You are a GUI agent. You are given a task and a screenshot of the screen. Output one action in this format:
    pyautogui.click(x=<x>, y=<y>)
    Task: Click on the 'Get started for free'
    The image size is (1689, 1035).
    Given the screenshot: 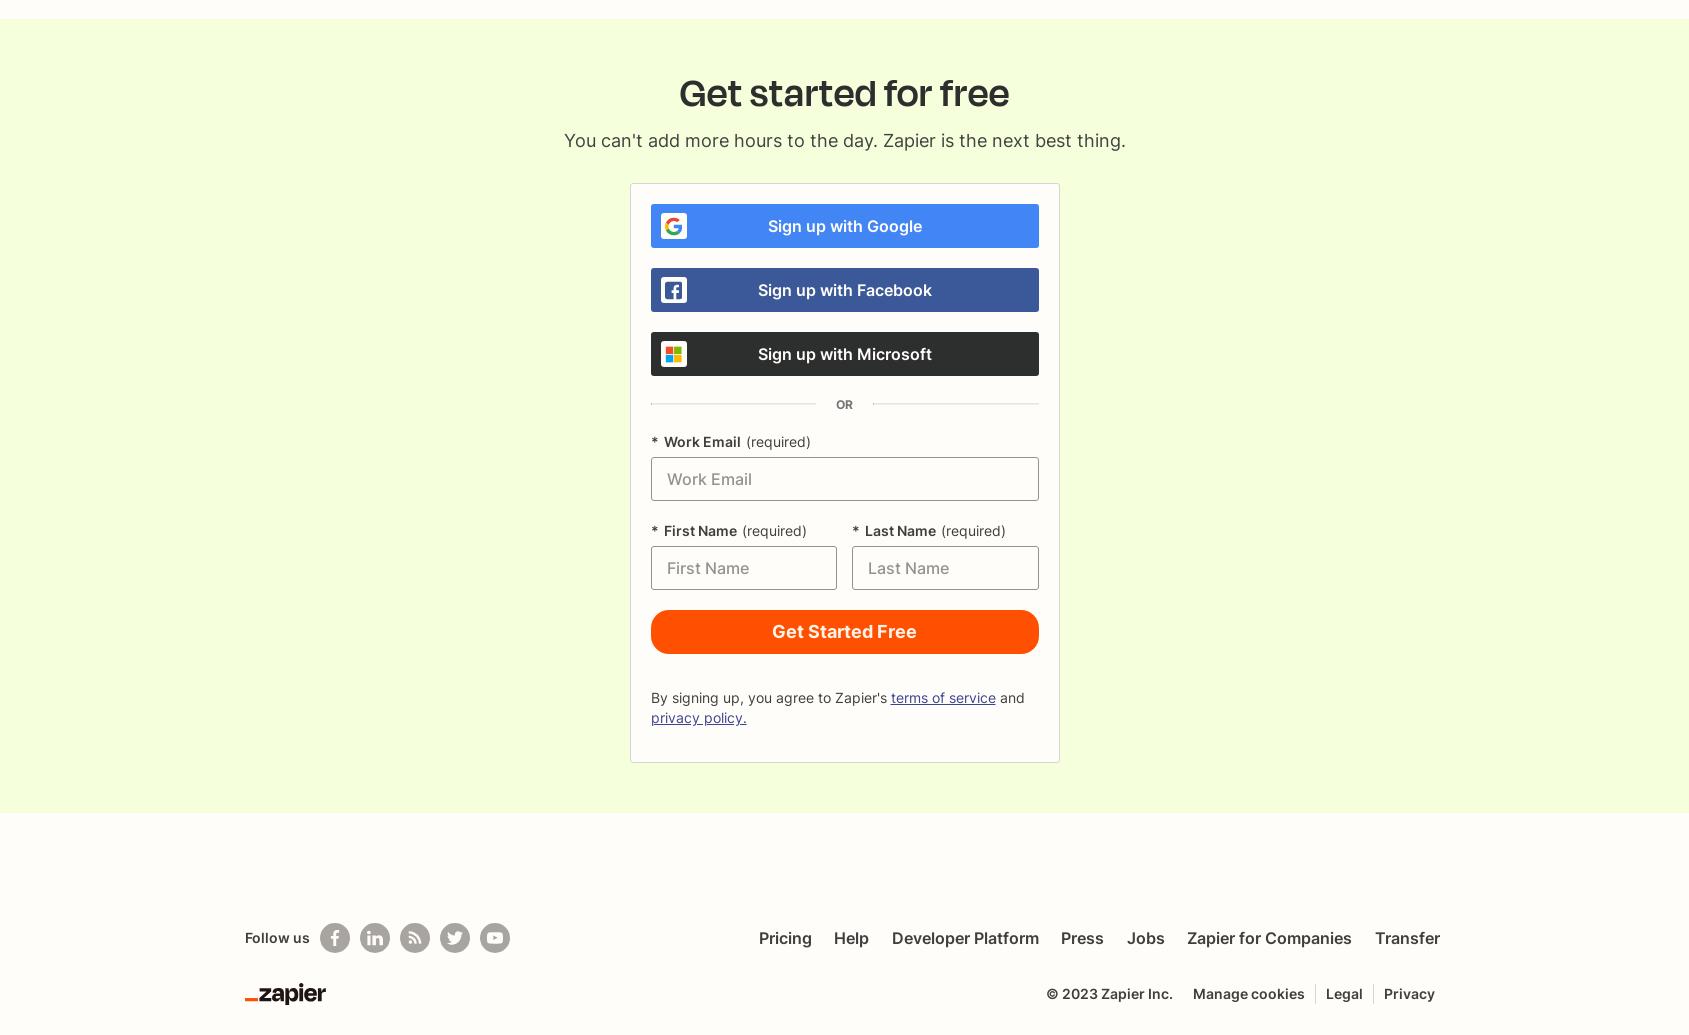 What is the action you would take?
    pyautogui.click(x=678, y=93)
    